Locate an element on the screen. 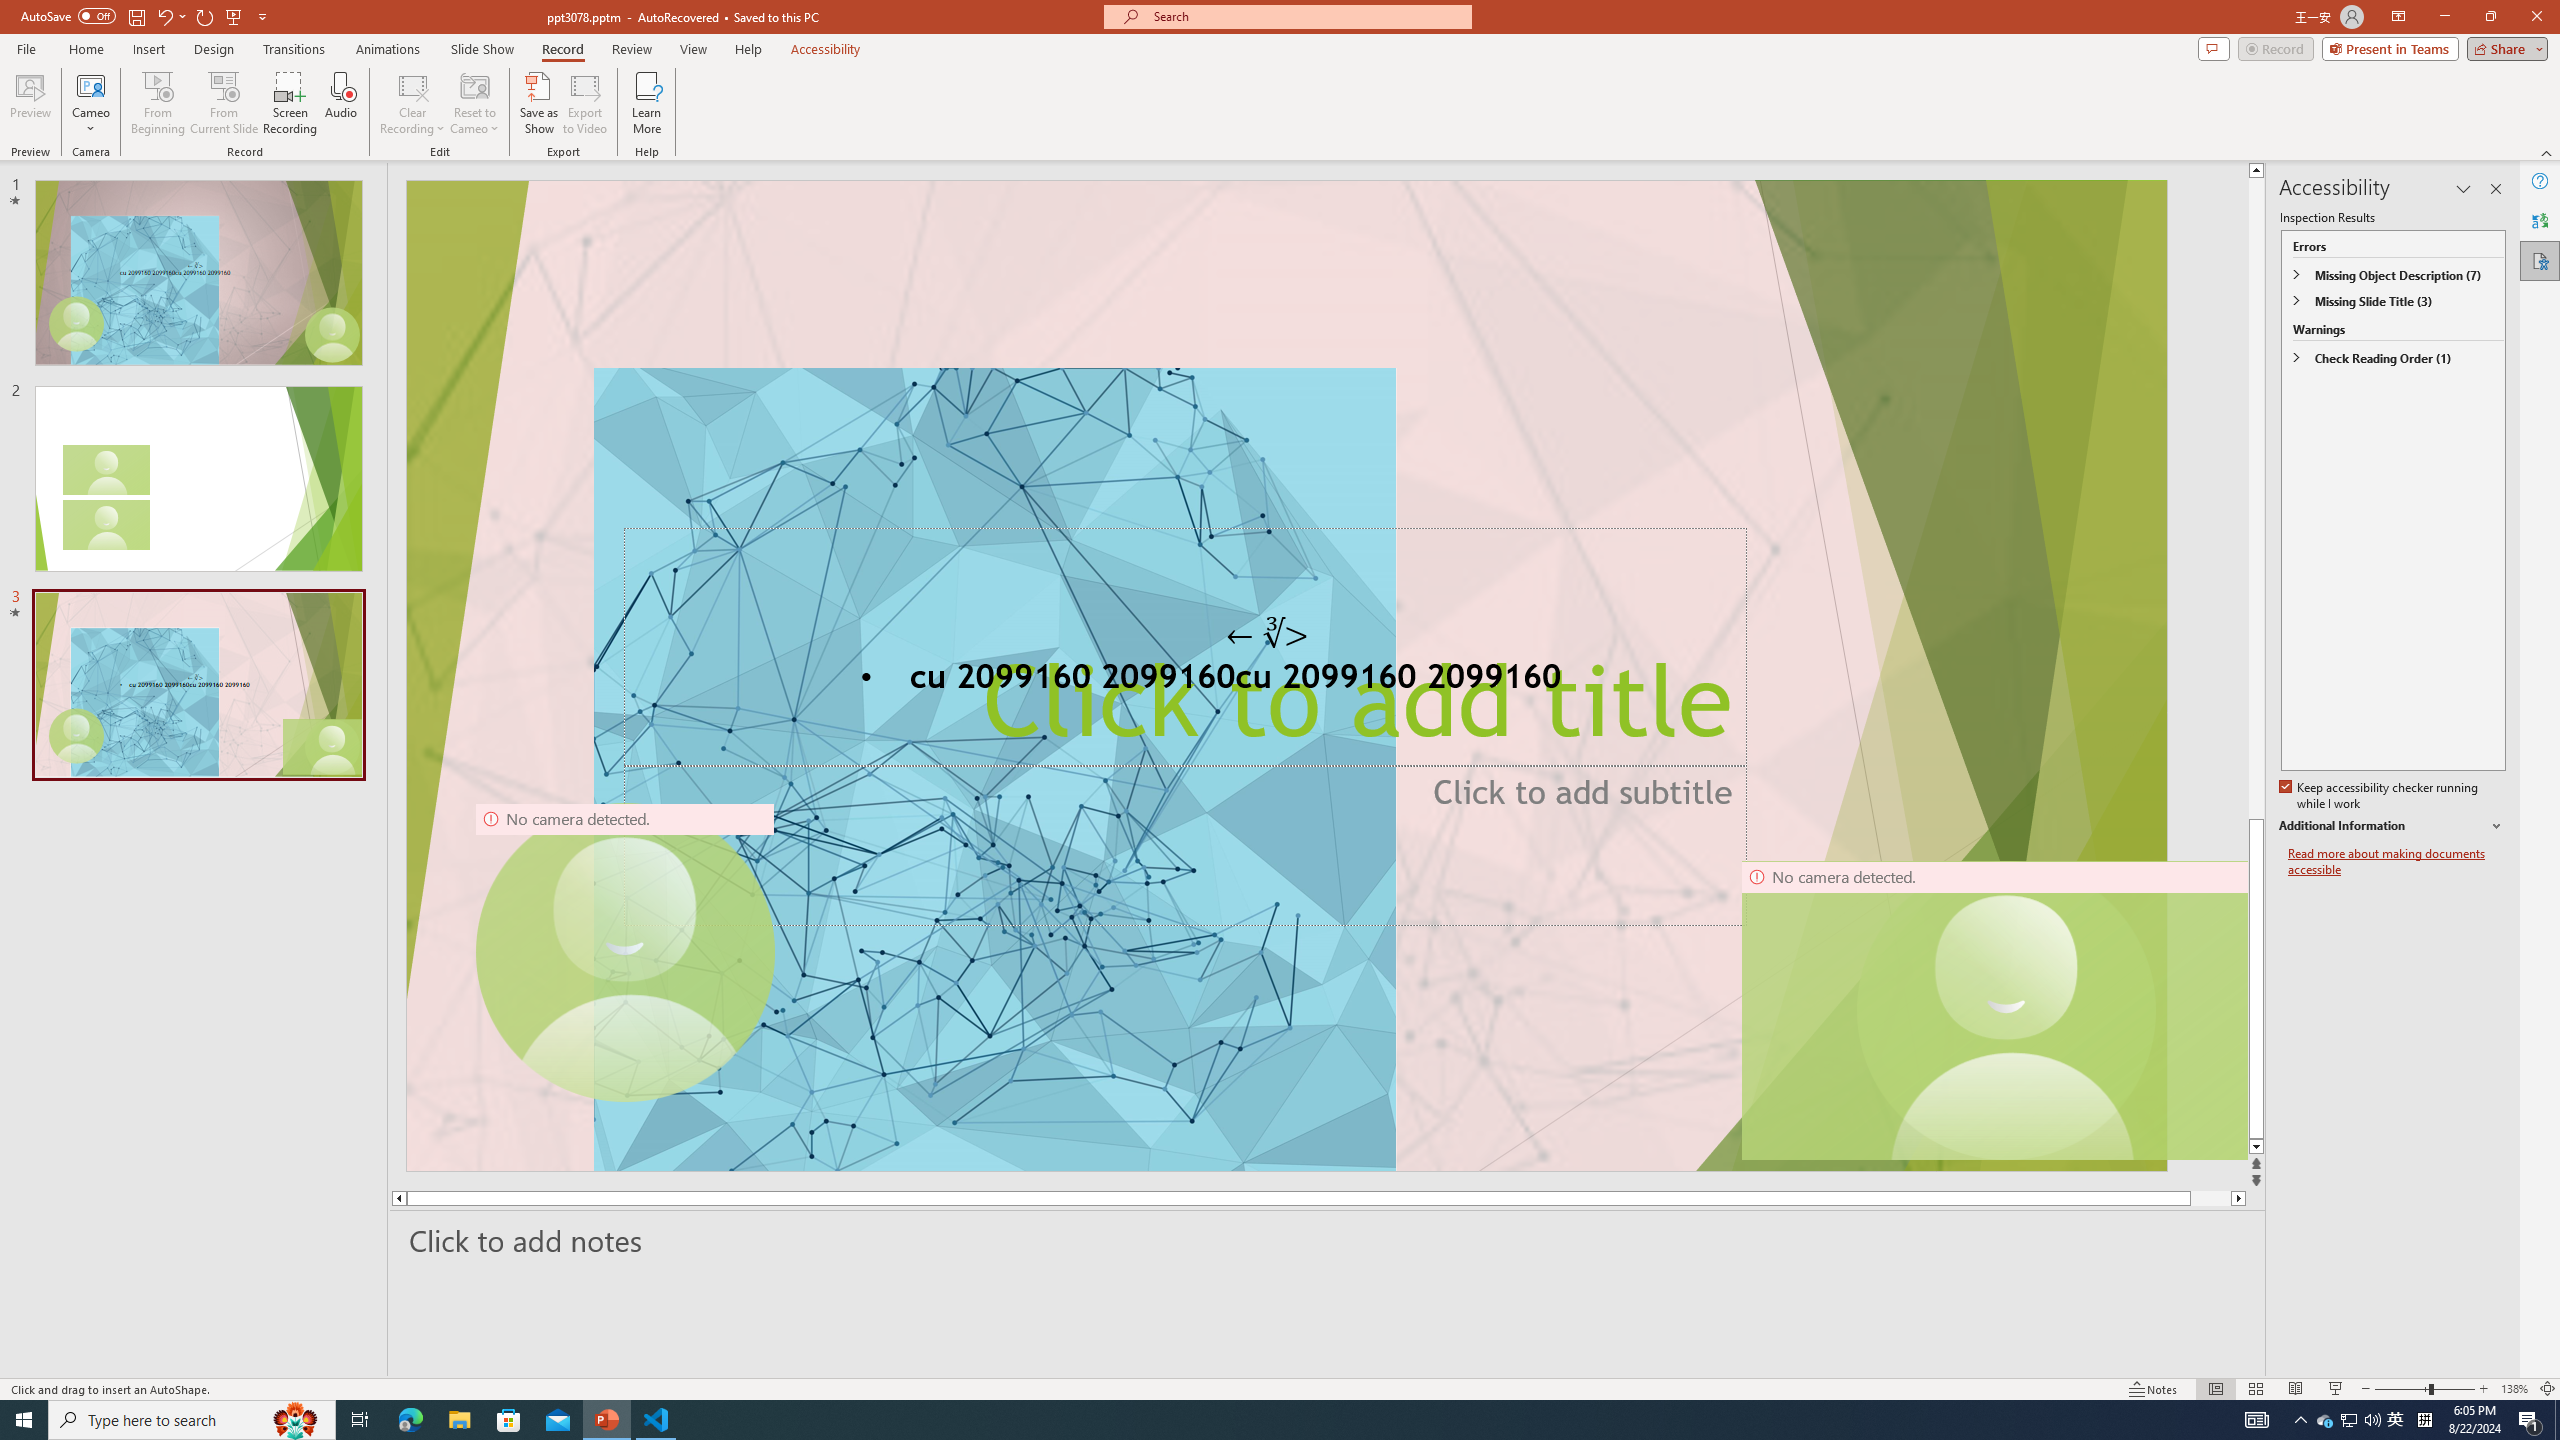  'Zoom to Fit ' is located at coordinates (2547, 1389).